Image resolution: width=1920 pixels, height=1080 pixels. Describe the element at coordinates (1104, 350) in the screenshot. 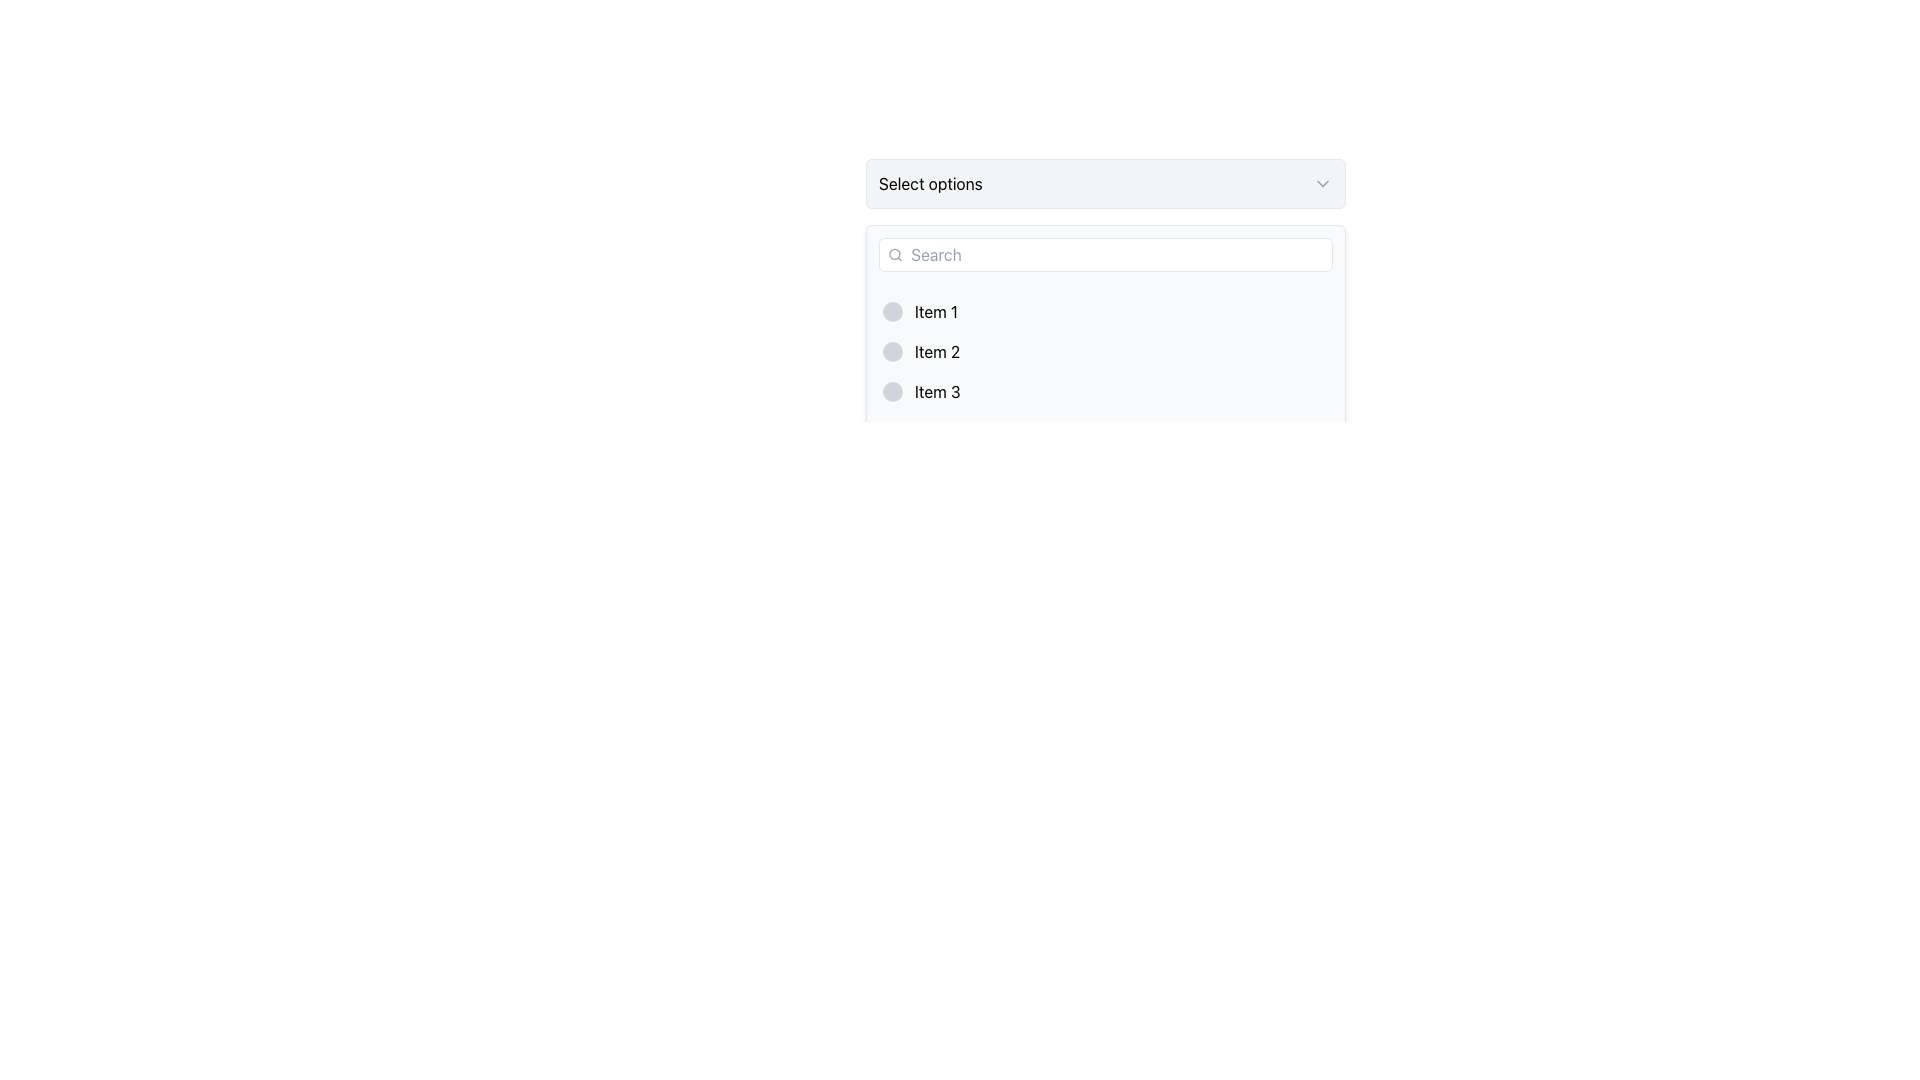

I see `the second item in the vertically arranged list` at that location.